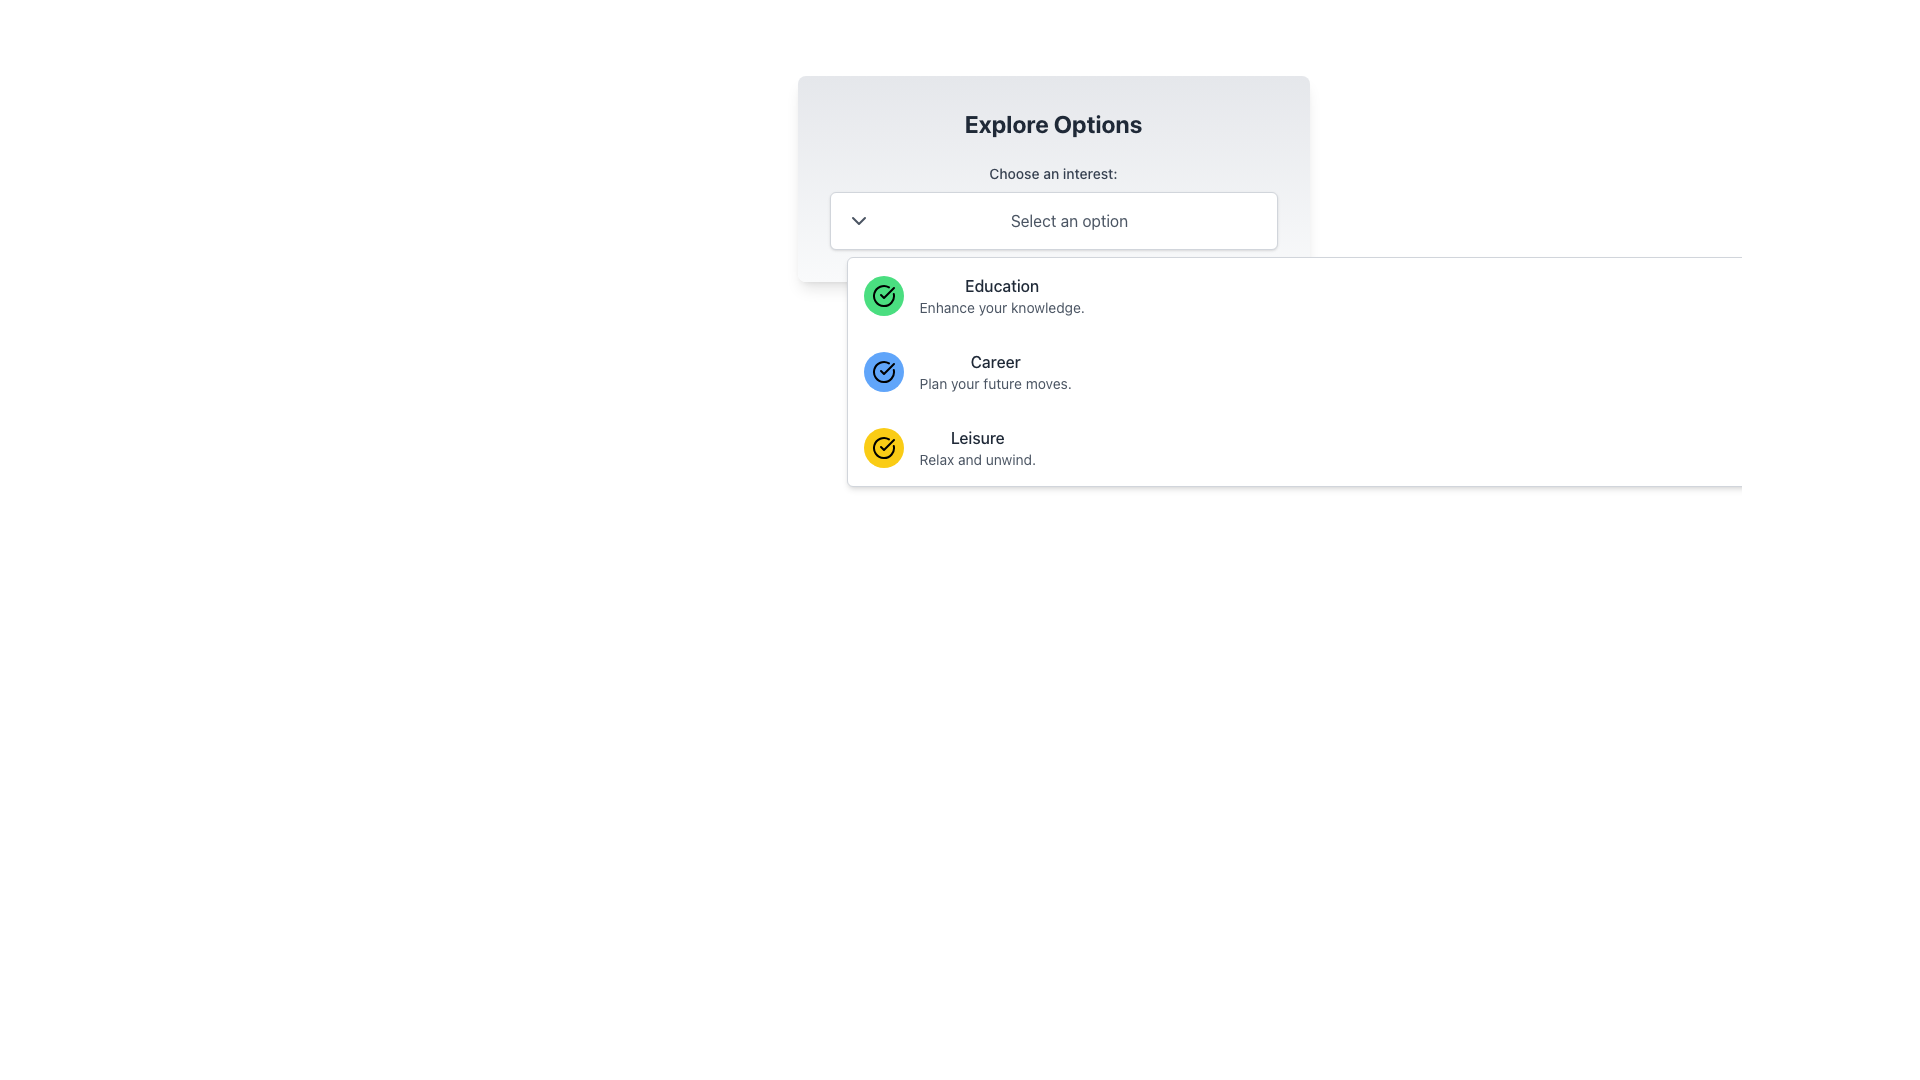  I want to click on the circular outline SVG icon that represents a checked state, located adjacent to the 'Education: Enhance your knowledge' text at the top of the options list, so click(882, 296).